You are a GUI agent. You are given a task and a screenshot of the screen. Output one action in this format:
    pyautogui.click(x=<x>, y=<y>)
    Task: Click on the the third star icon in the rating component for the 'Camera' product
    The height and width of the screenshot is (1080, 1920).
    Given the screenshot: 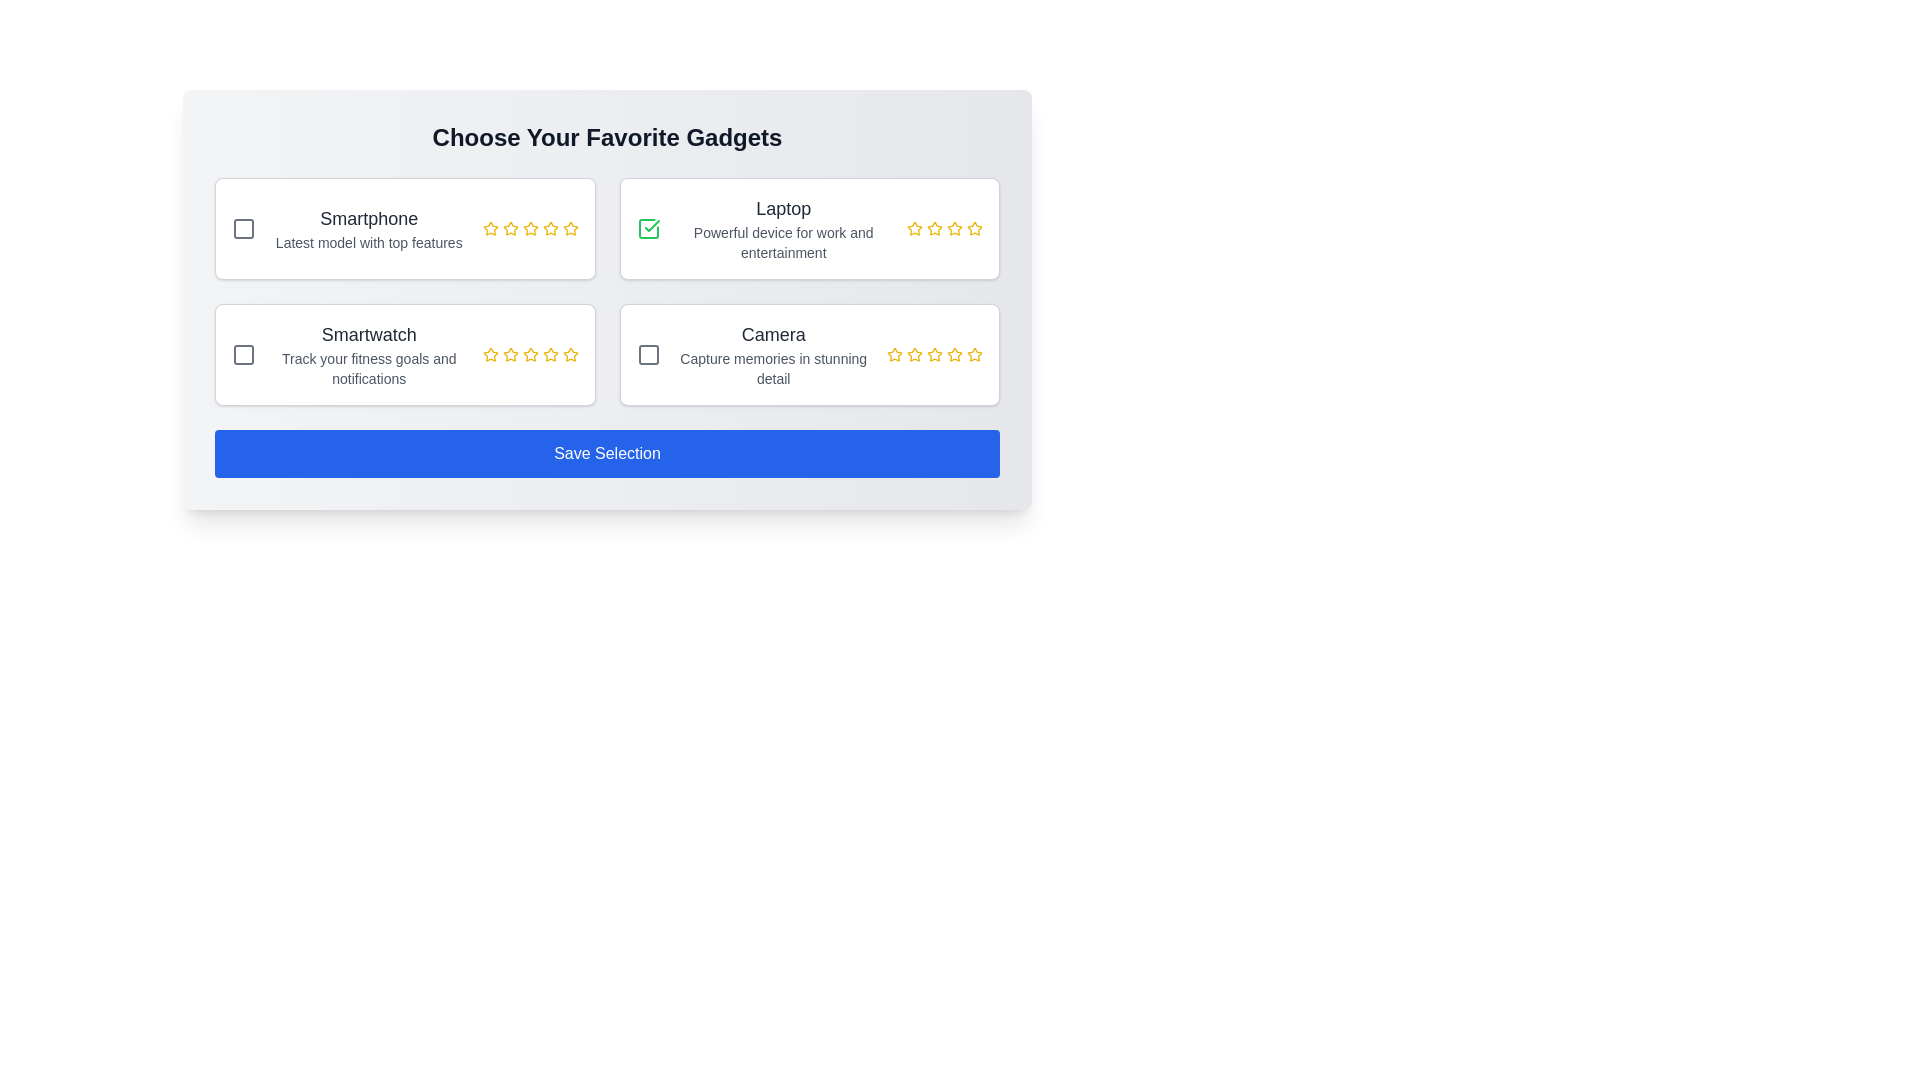 What is the action you would take?
    pyautogui.click(x=934, y=353)
    